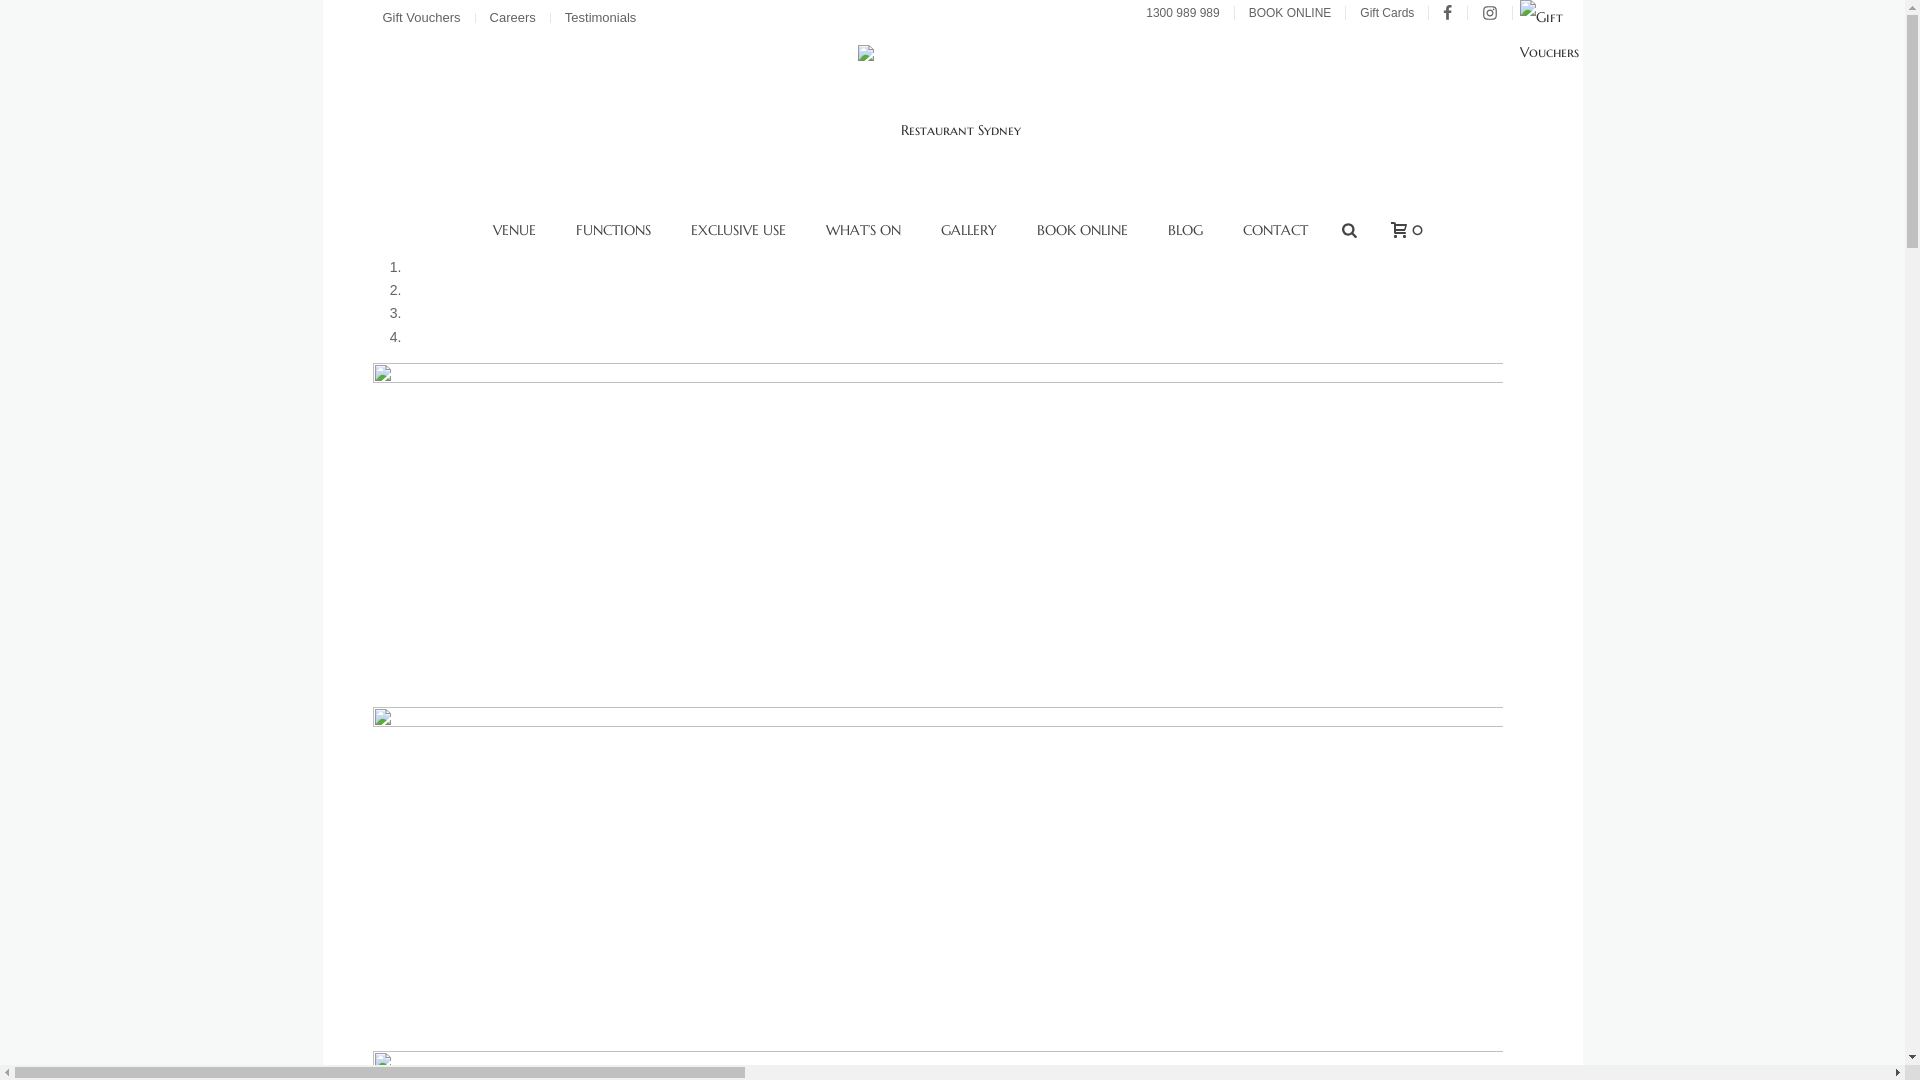 This screenshot has width=1920, height=1080. Describe the element at coordinates (514, 229) in the screenshot. I see `'VENUE'` at that location.